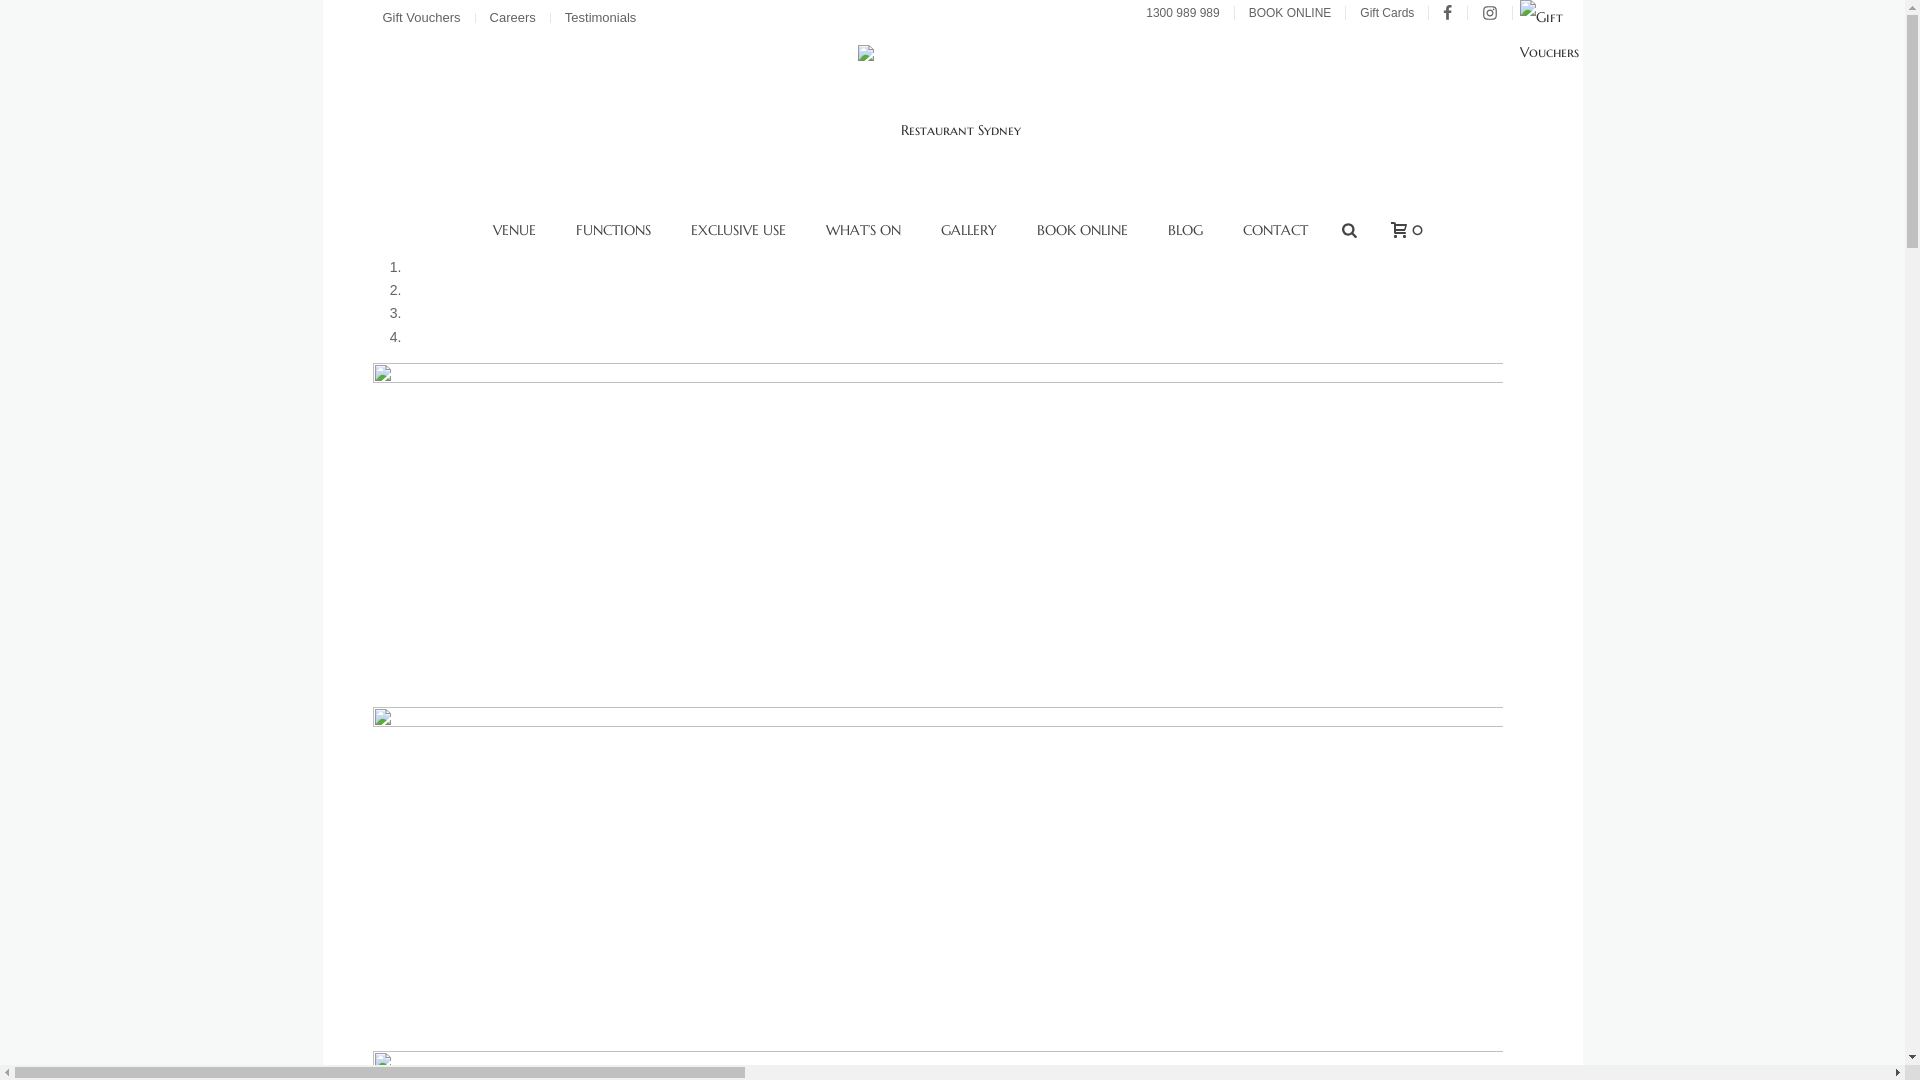 This screenshot has width=1920, height=1080. Describe the element at coordinates (514, 229) in the screenshot. I see `'VENUE'` at that location.